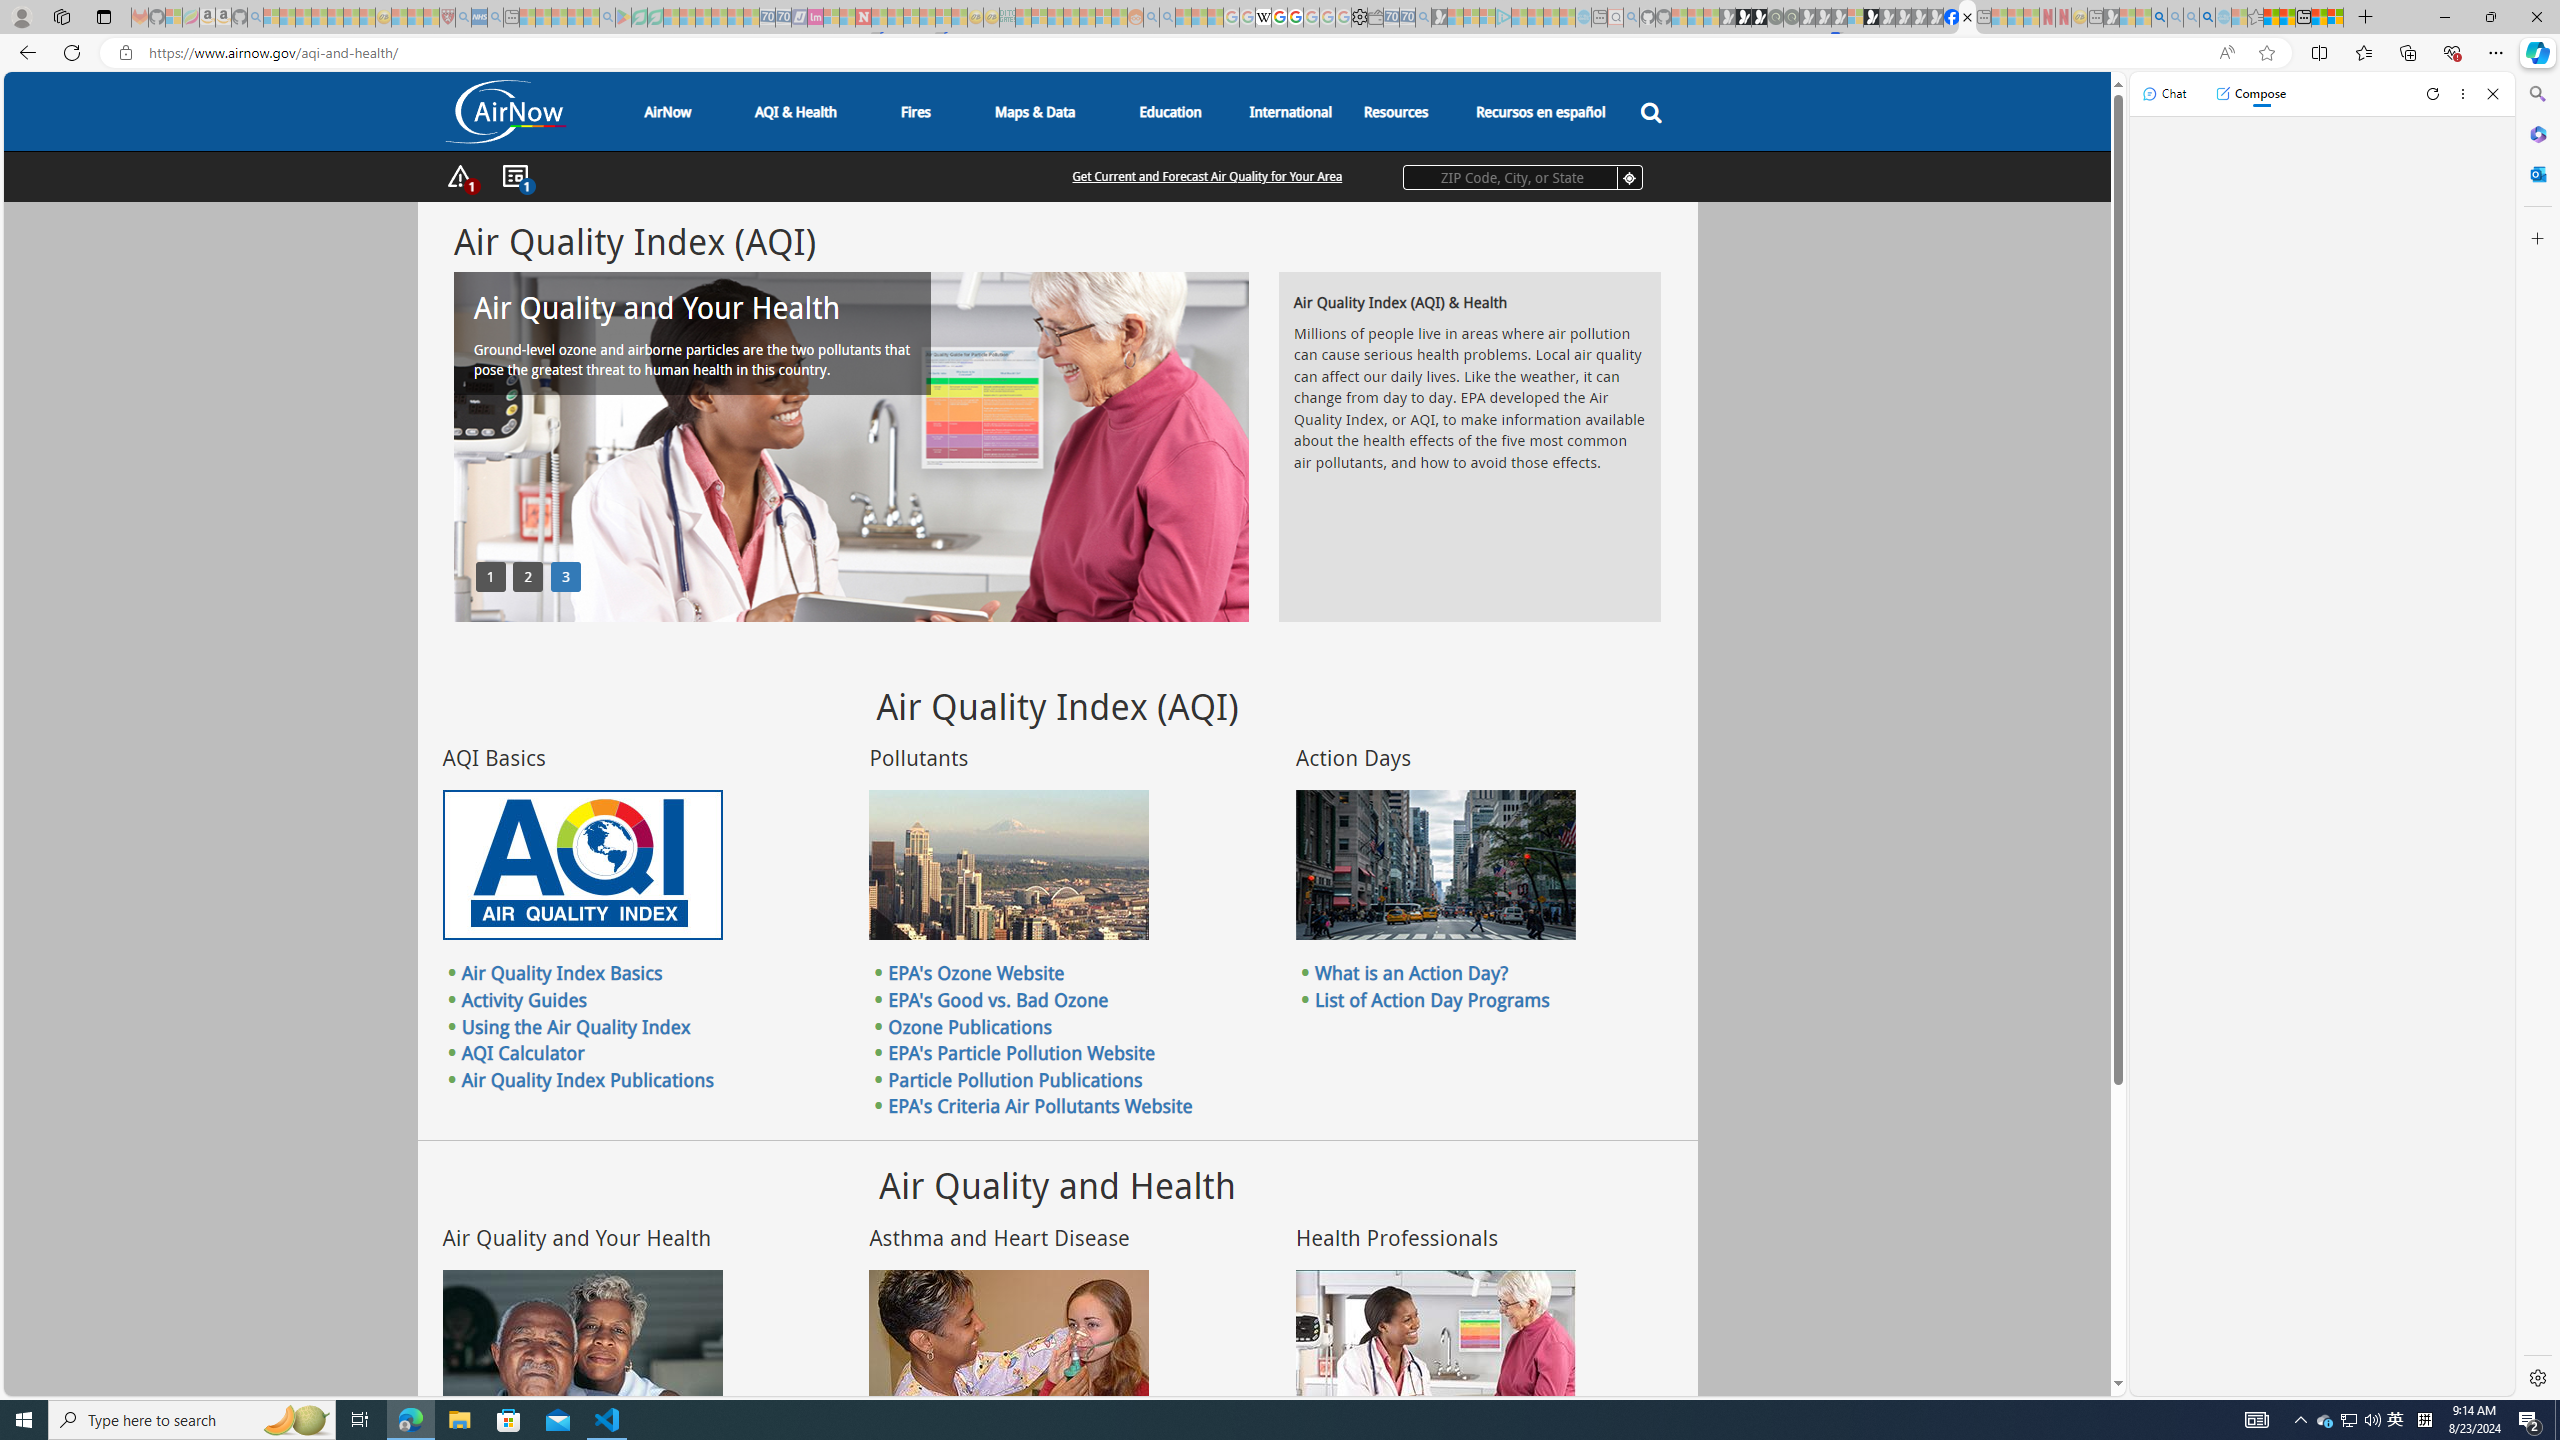  I want to click on 'Air Now Logo', so click(504, 111).